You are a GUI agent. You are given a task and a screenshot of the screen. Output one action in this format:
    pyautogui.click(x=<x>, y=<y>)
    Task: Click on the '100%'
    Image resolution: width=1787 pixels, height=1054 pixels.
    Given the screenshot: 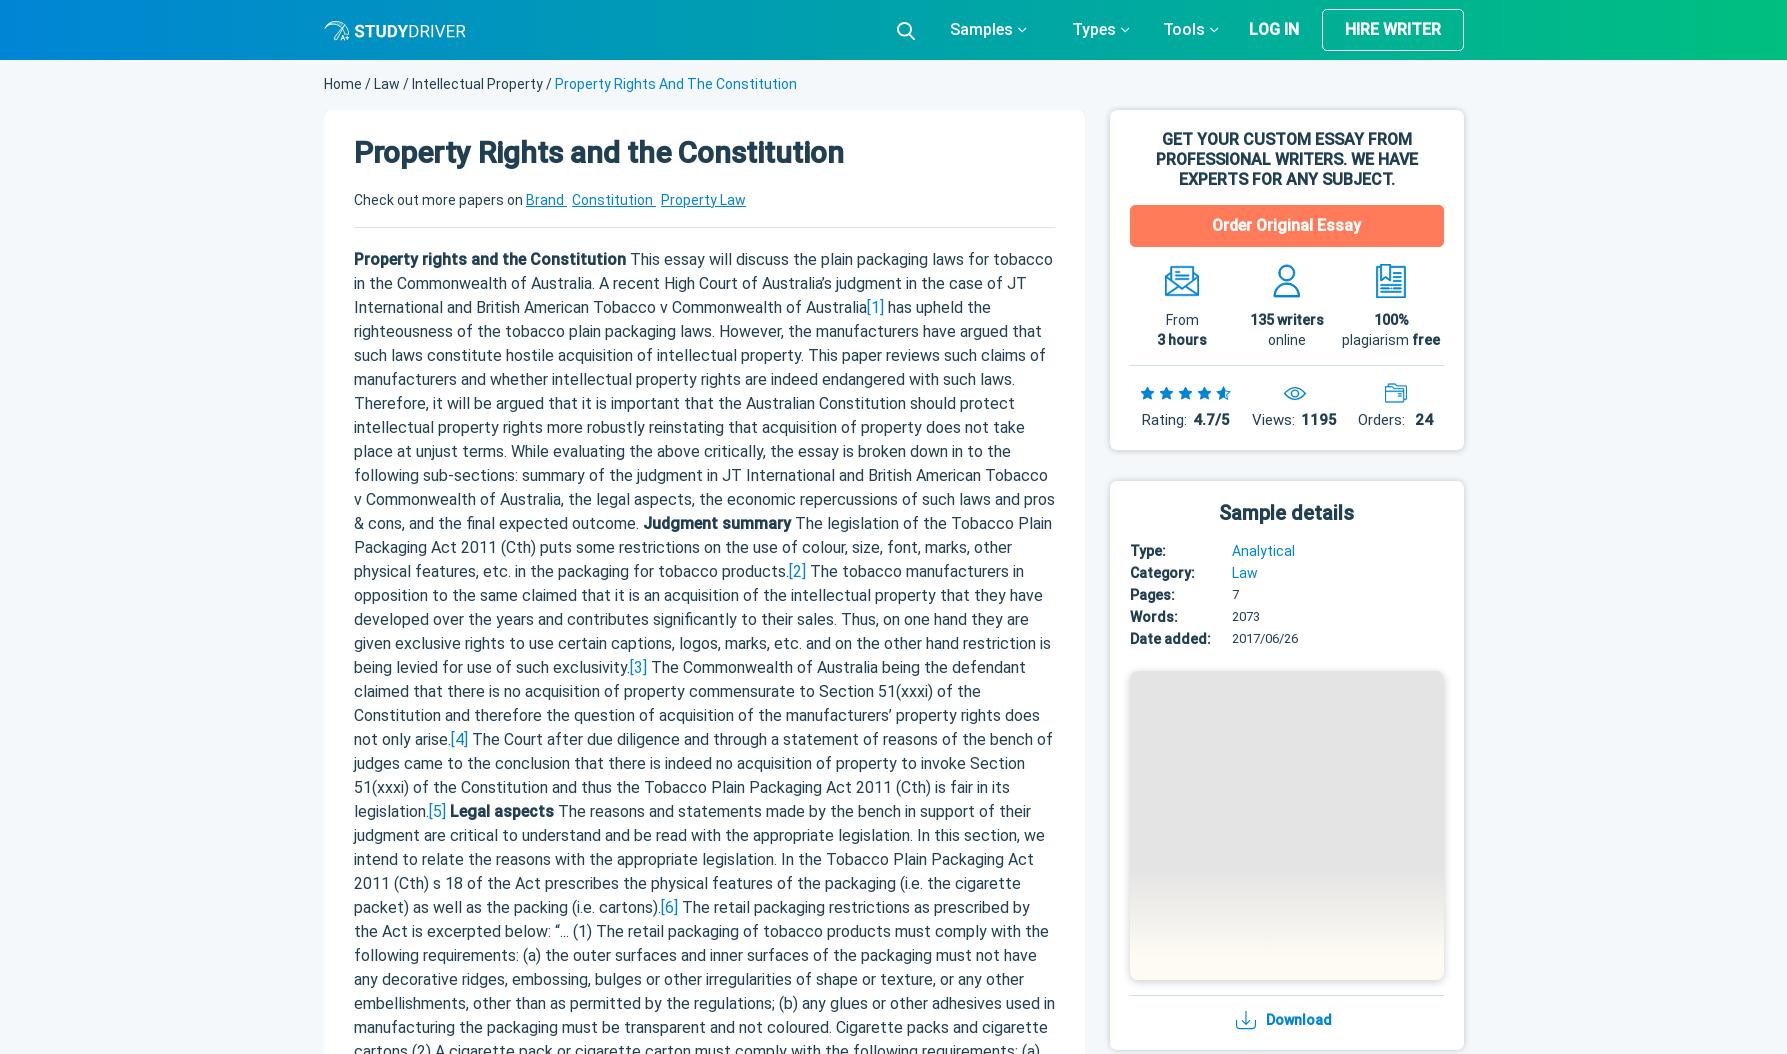 What is the action you would take?
    pyautogui.click(x=1389, y=319)
    